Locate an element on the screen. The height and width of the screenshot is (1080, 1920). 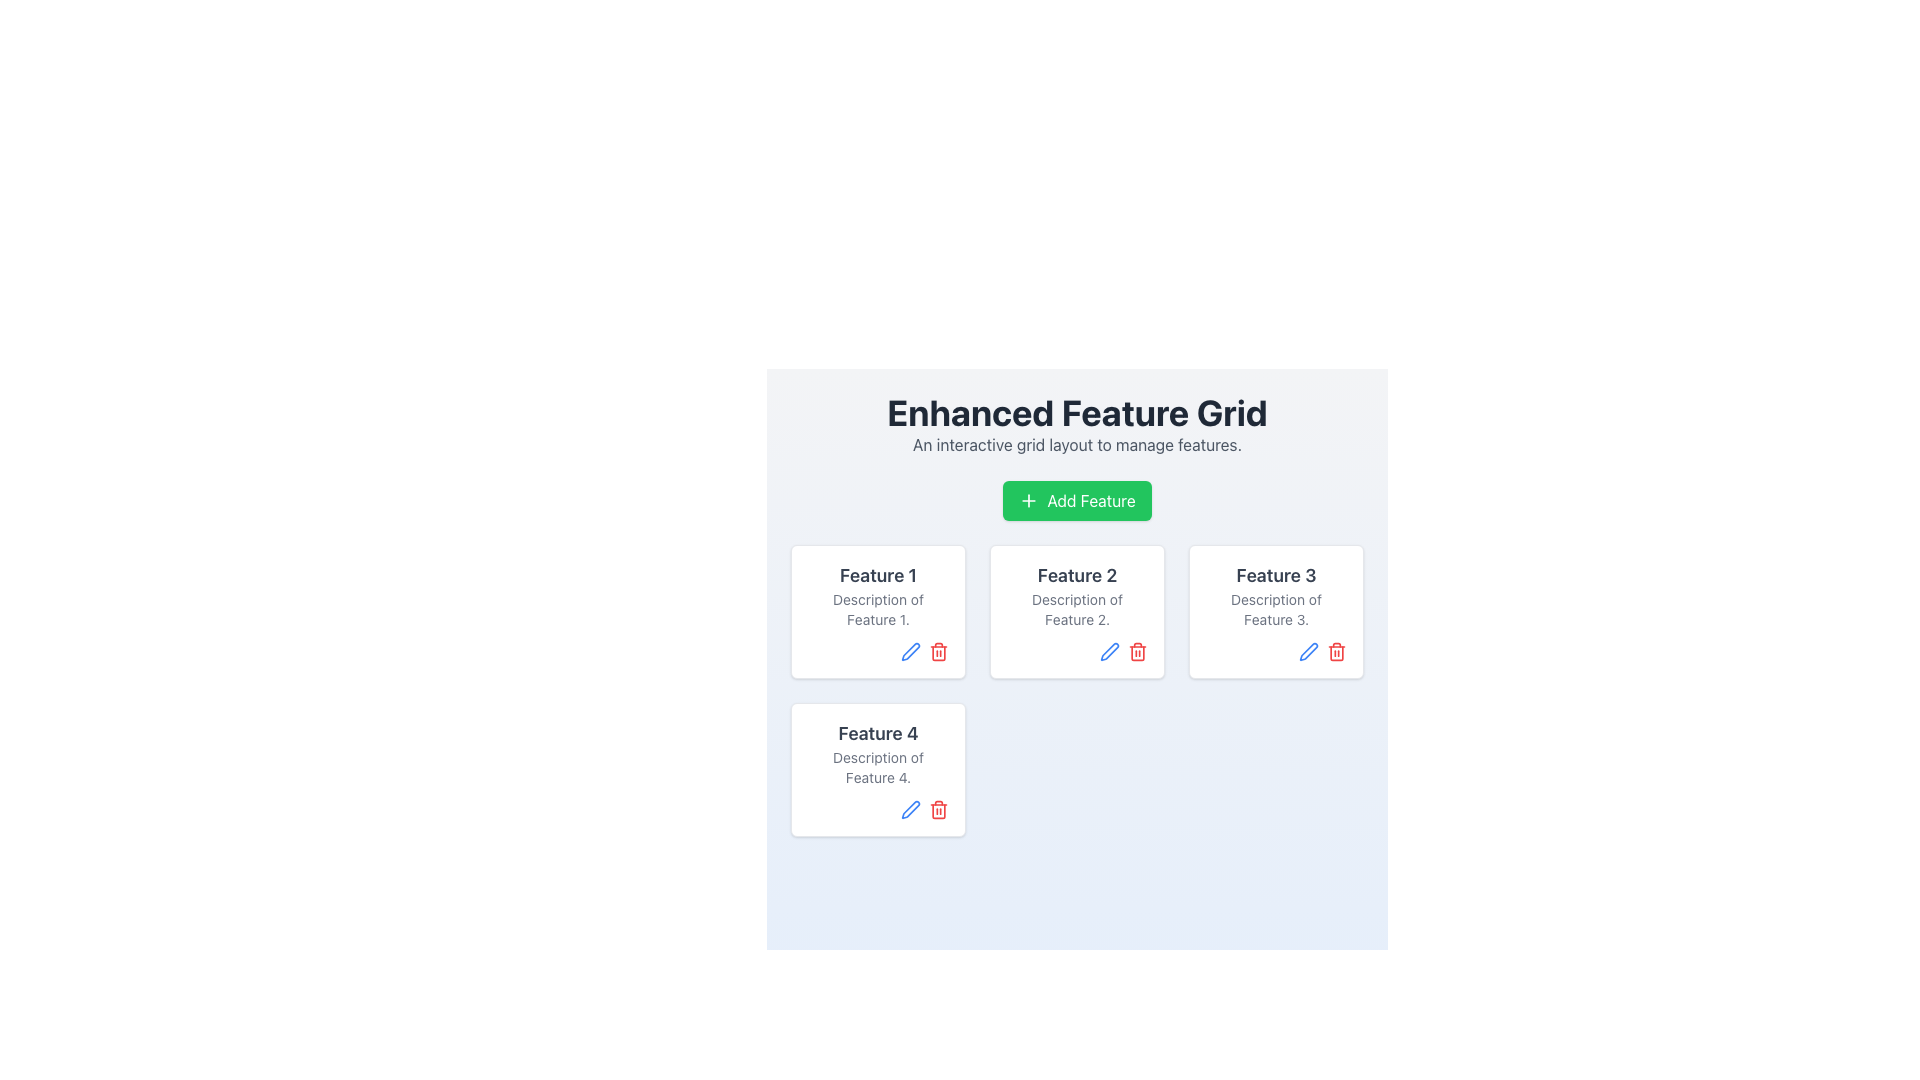
the label providing descriptive text for a specific feature located in the second card from the left in the top row of a grid layout is located at coordinates (1076, 595).